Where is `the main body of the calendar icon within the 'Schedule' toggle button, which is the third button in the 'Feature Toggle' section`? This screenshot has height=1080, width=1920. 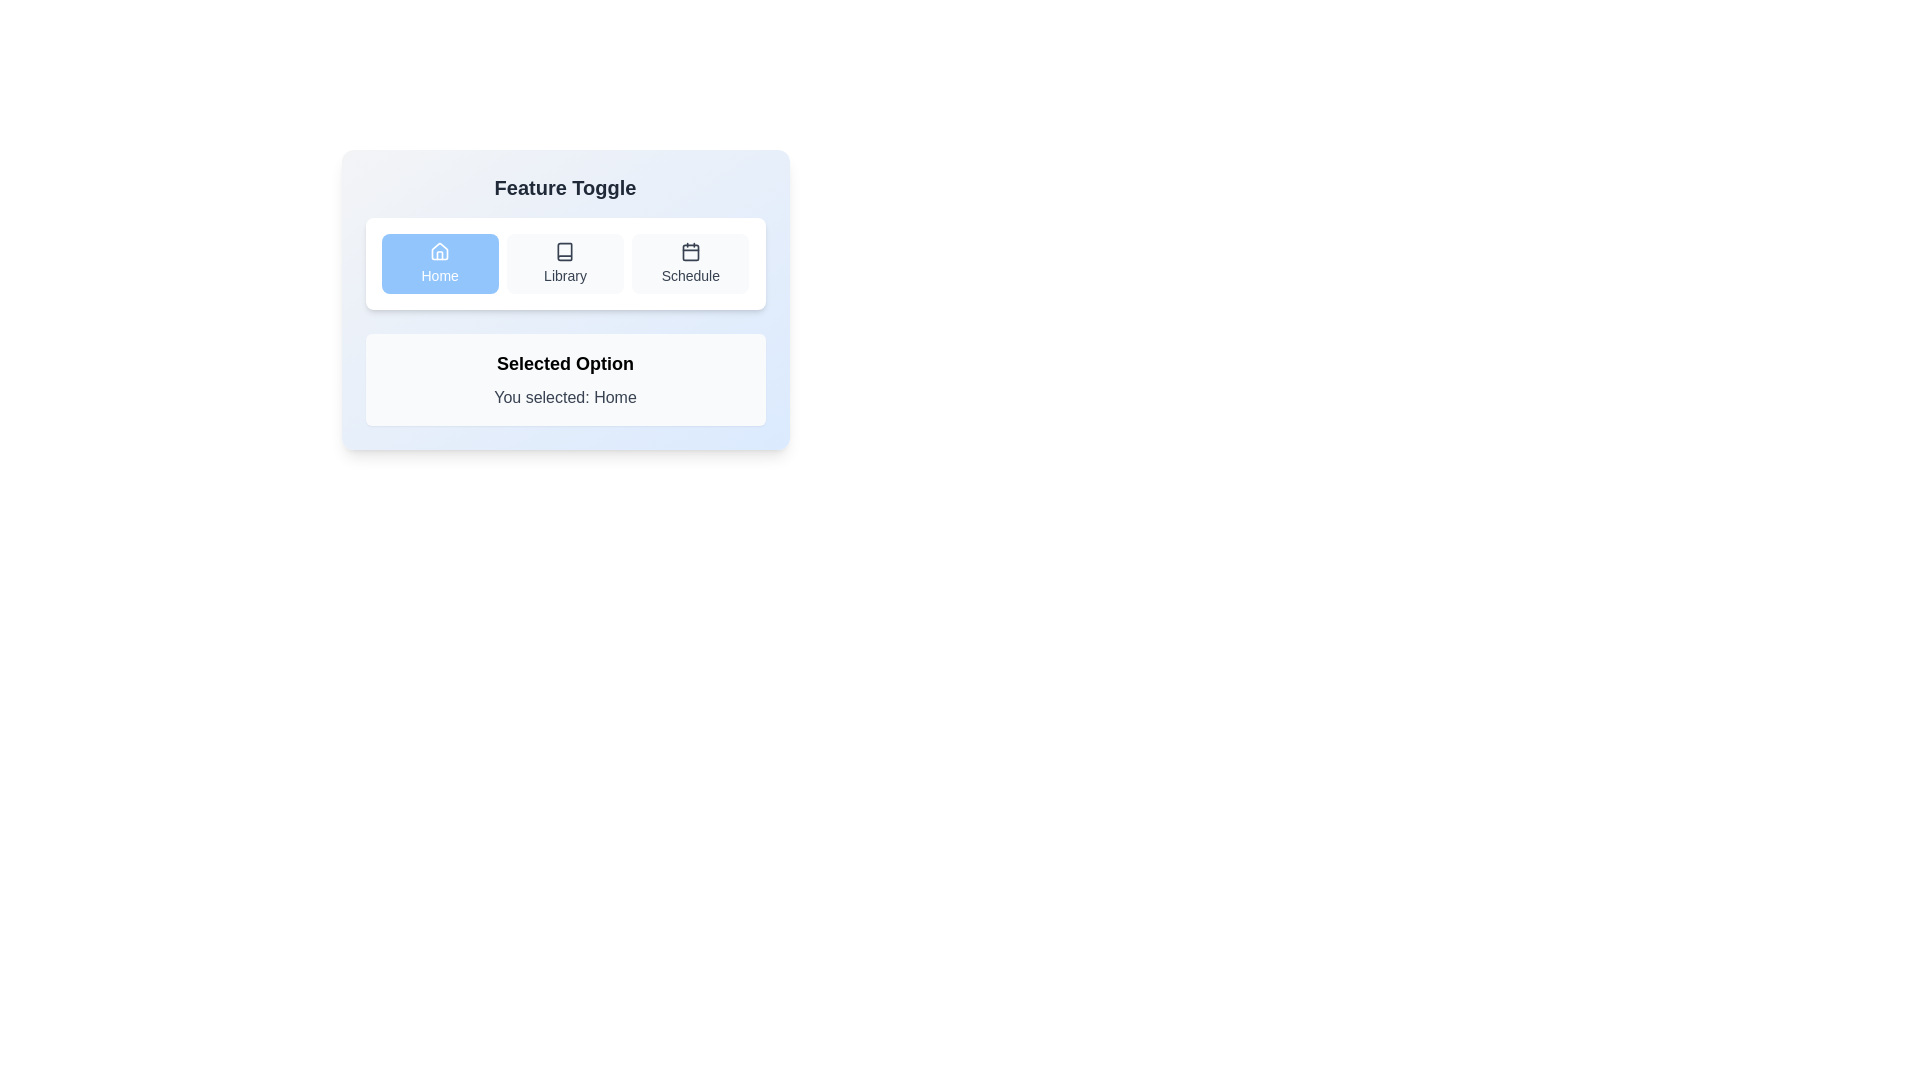
the main body of the calendar icon within the 'Schedule' toggle button, which is the third button in the 'Feature Toggle' section is located at coordinates (690, 251).